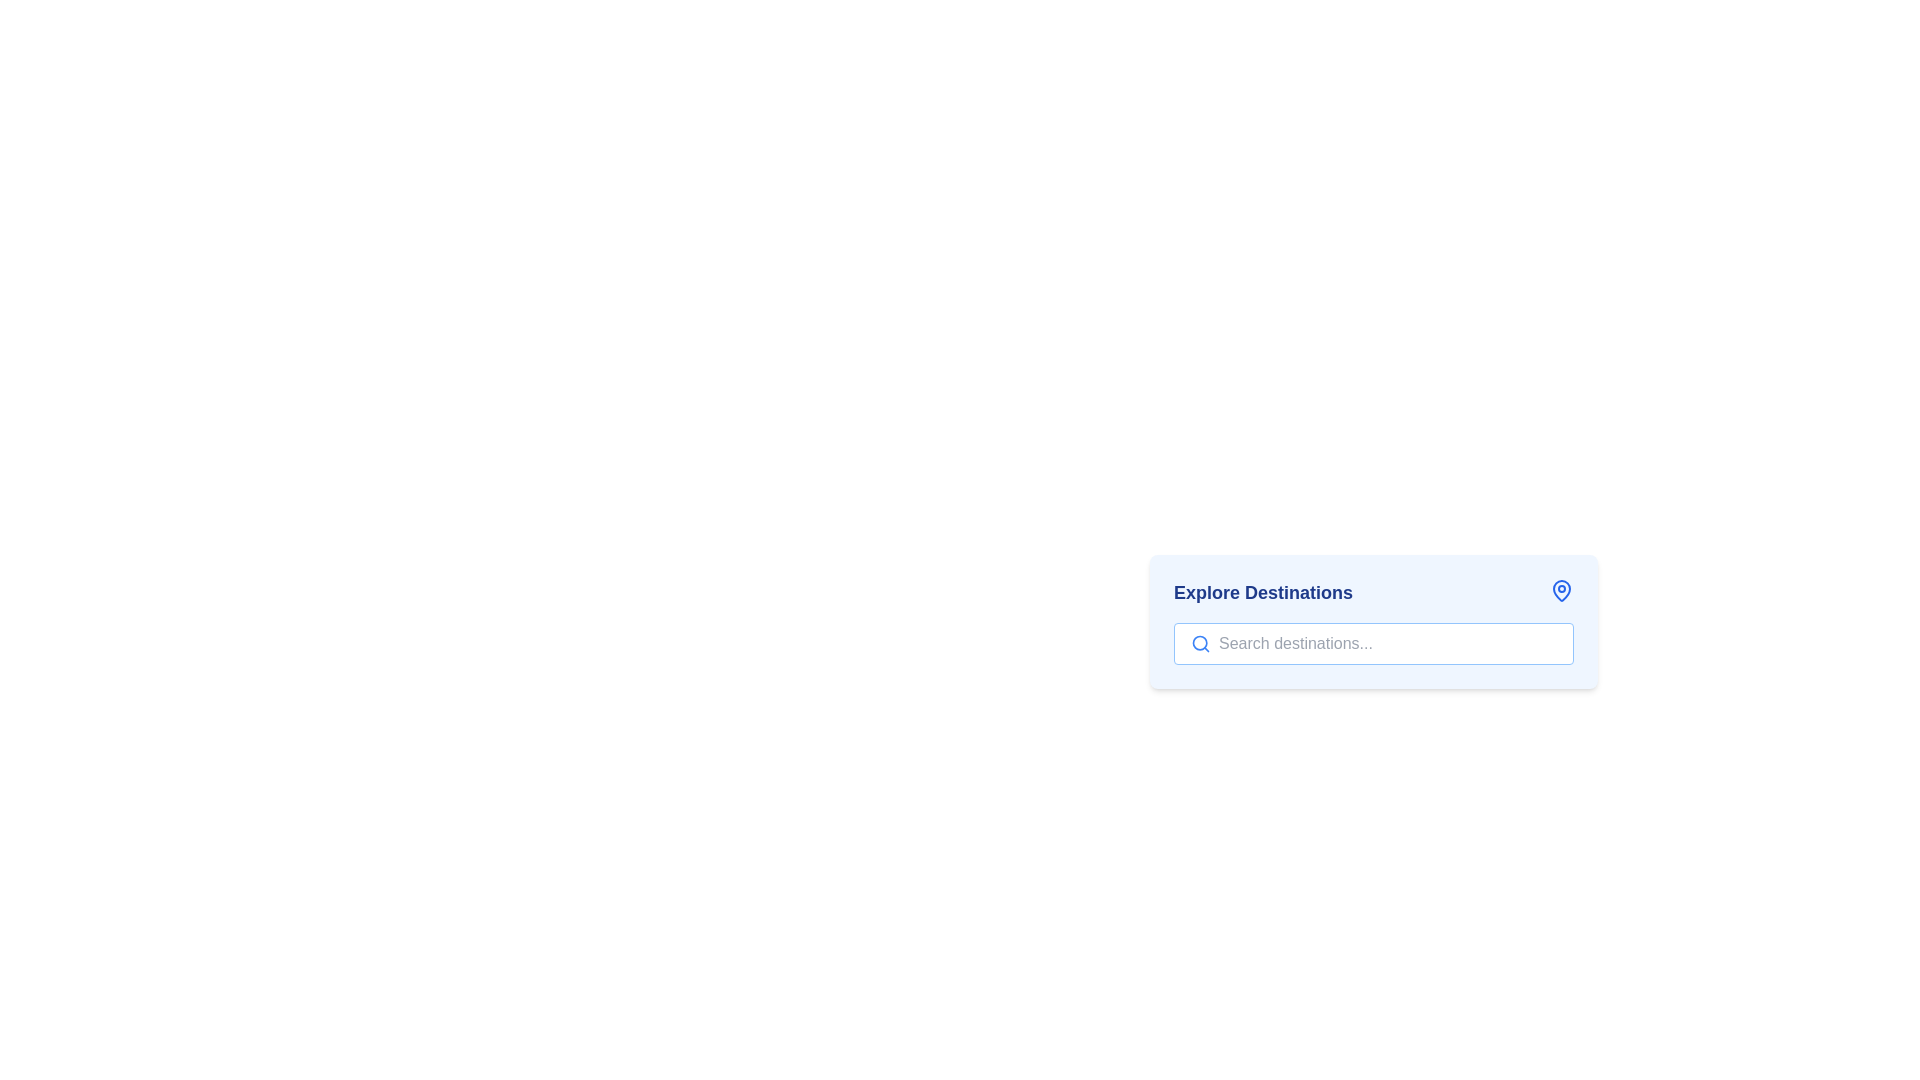 The width and height of the screenshot is (1920, 1080). What do you see at coordinates (1560, 589) in the screenshot?
I see `the blue-colored map pin icon with rounded edges and a hollow center located in the header area of the 'Explore Destinations' section to initiate a location-related feature` at bounding box center [1560, 589].